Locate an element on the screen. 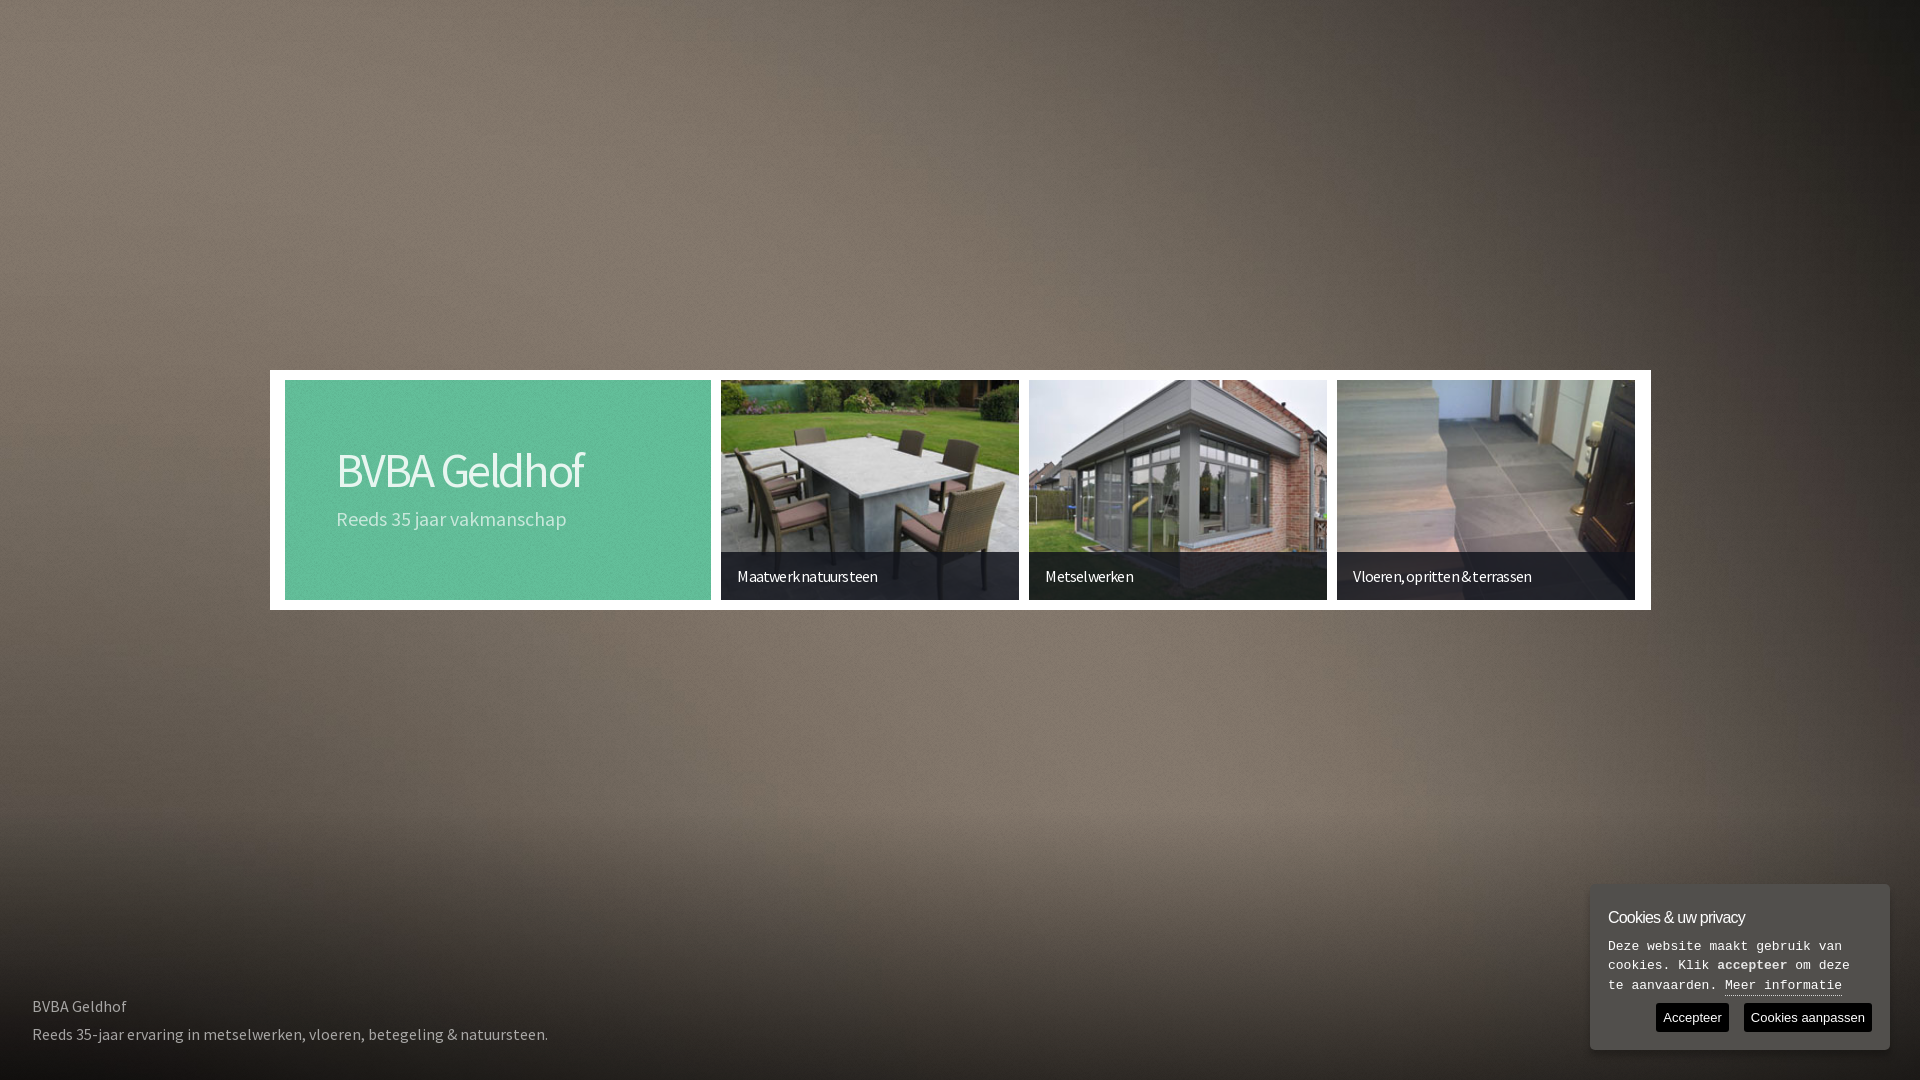  'uw privacy' is located at coordinates (1703, 1033).